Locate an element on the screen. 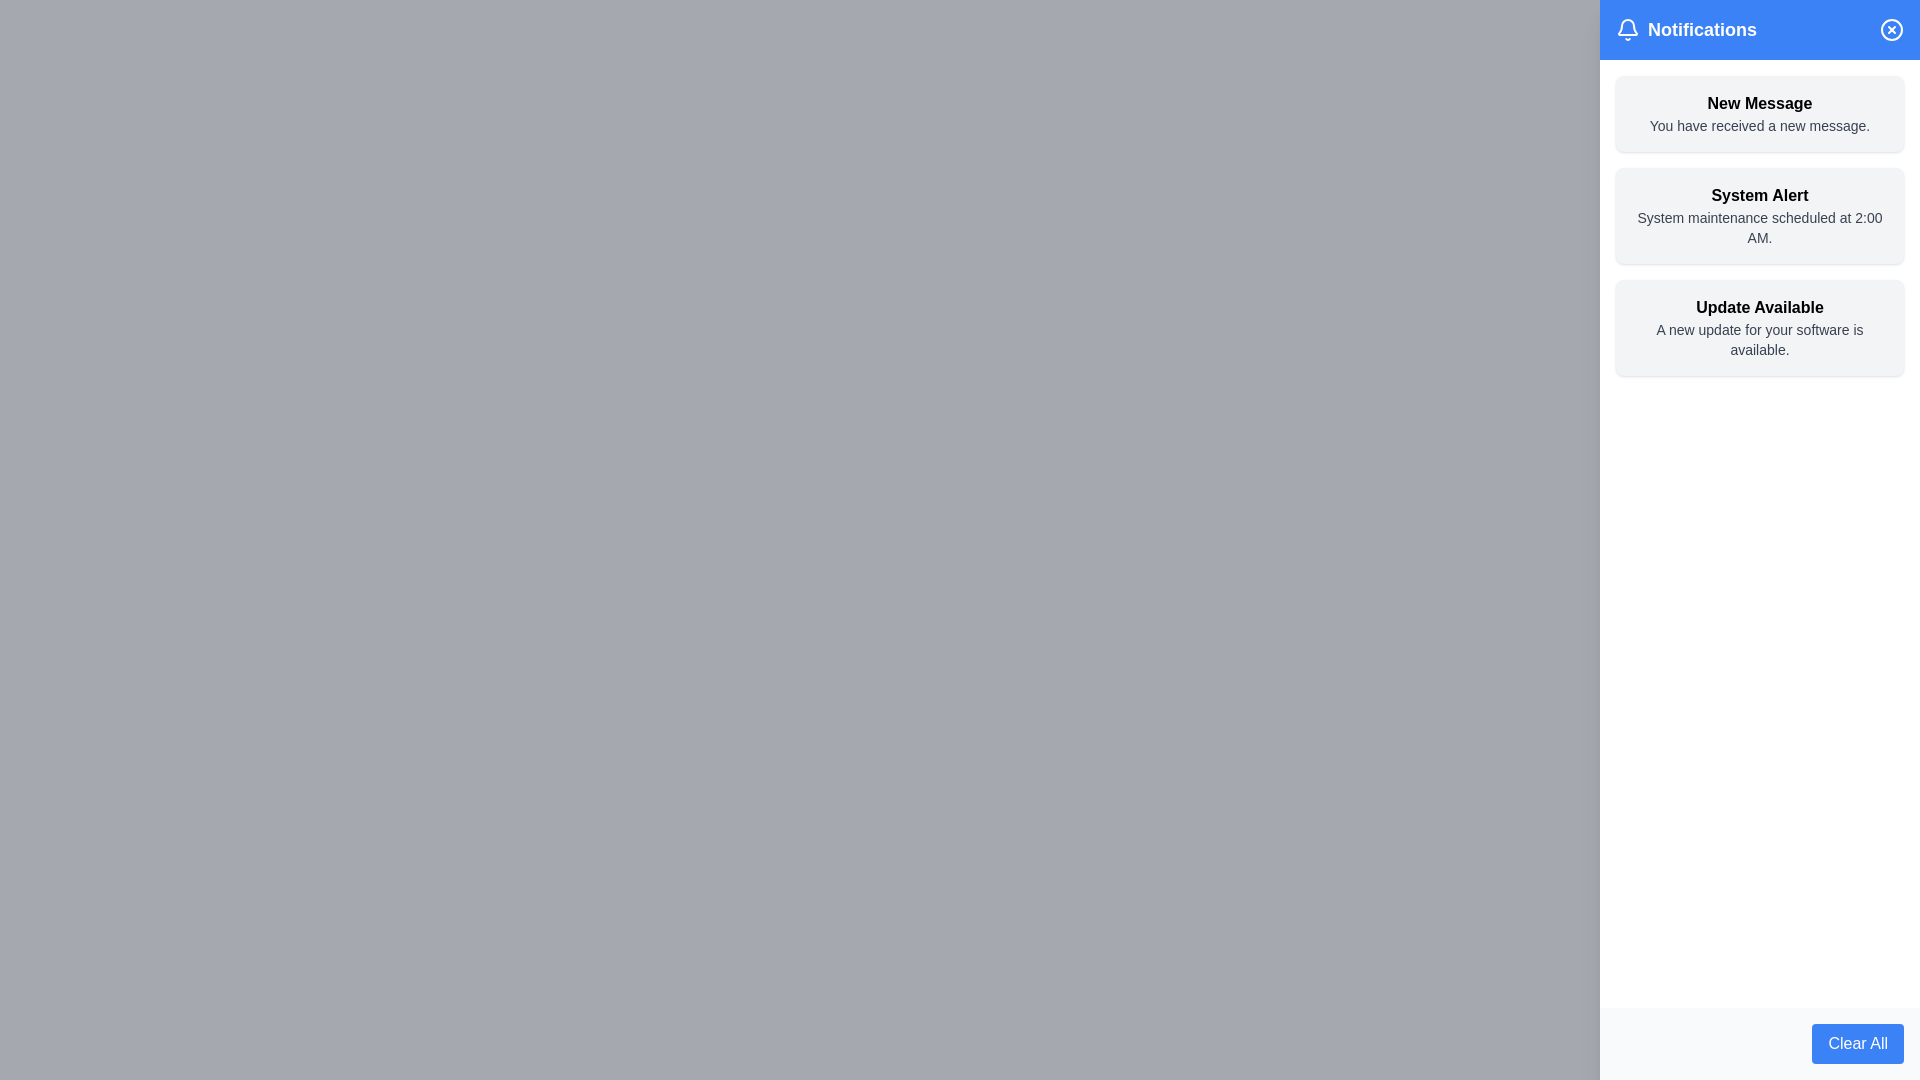 The height and width of the screenshot is (1080, 1920). the bell icon located at the top-right corner of the header bar, which visually represents notifications or alerts is located at coordinates (1627, 30).